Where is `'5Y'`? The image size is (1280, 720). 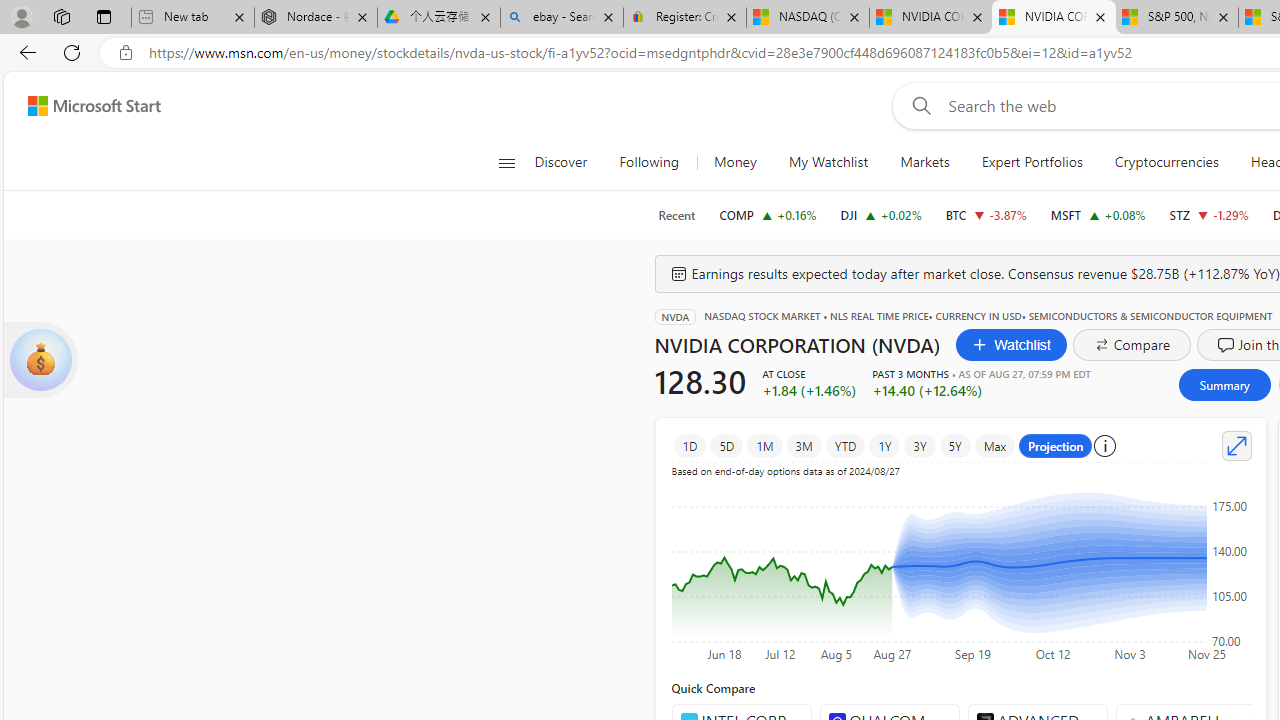
'5Y' is located at coordinates (954, 445).